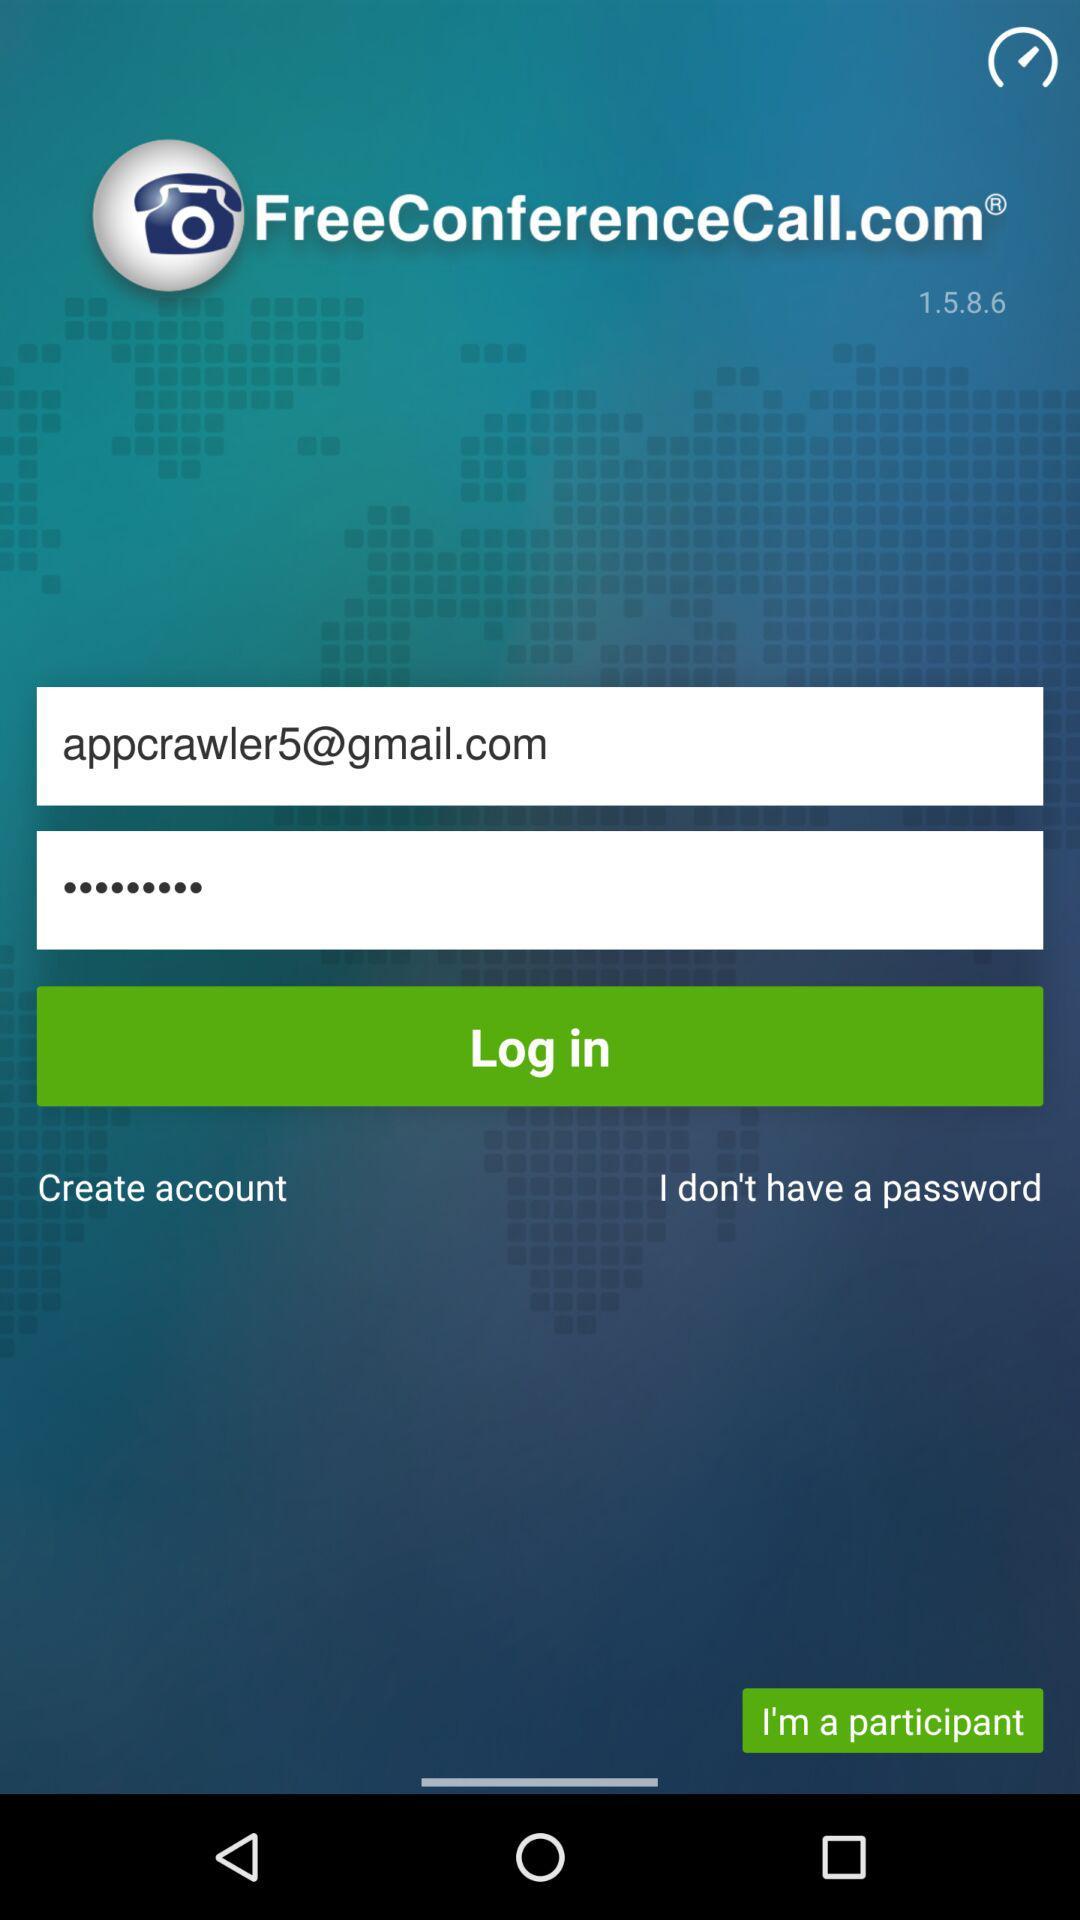 This screenshot has height=1920, width=1080. Describe the element at coordinates (1022, 57) in the screenshot. I see `timer` at that location.